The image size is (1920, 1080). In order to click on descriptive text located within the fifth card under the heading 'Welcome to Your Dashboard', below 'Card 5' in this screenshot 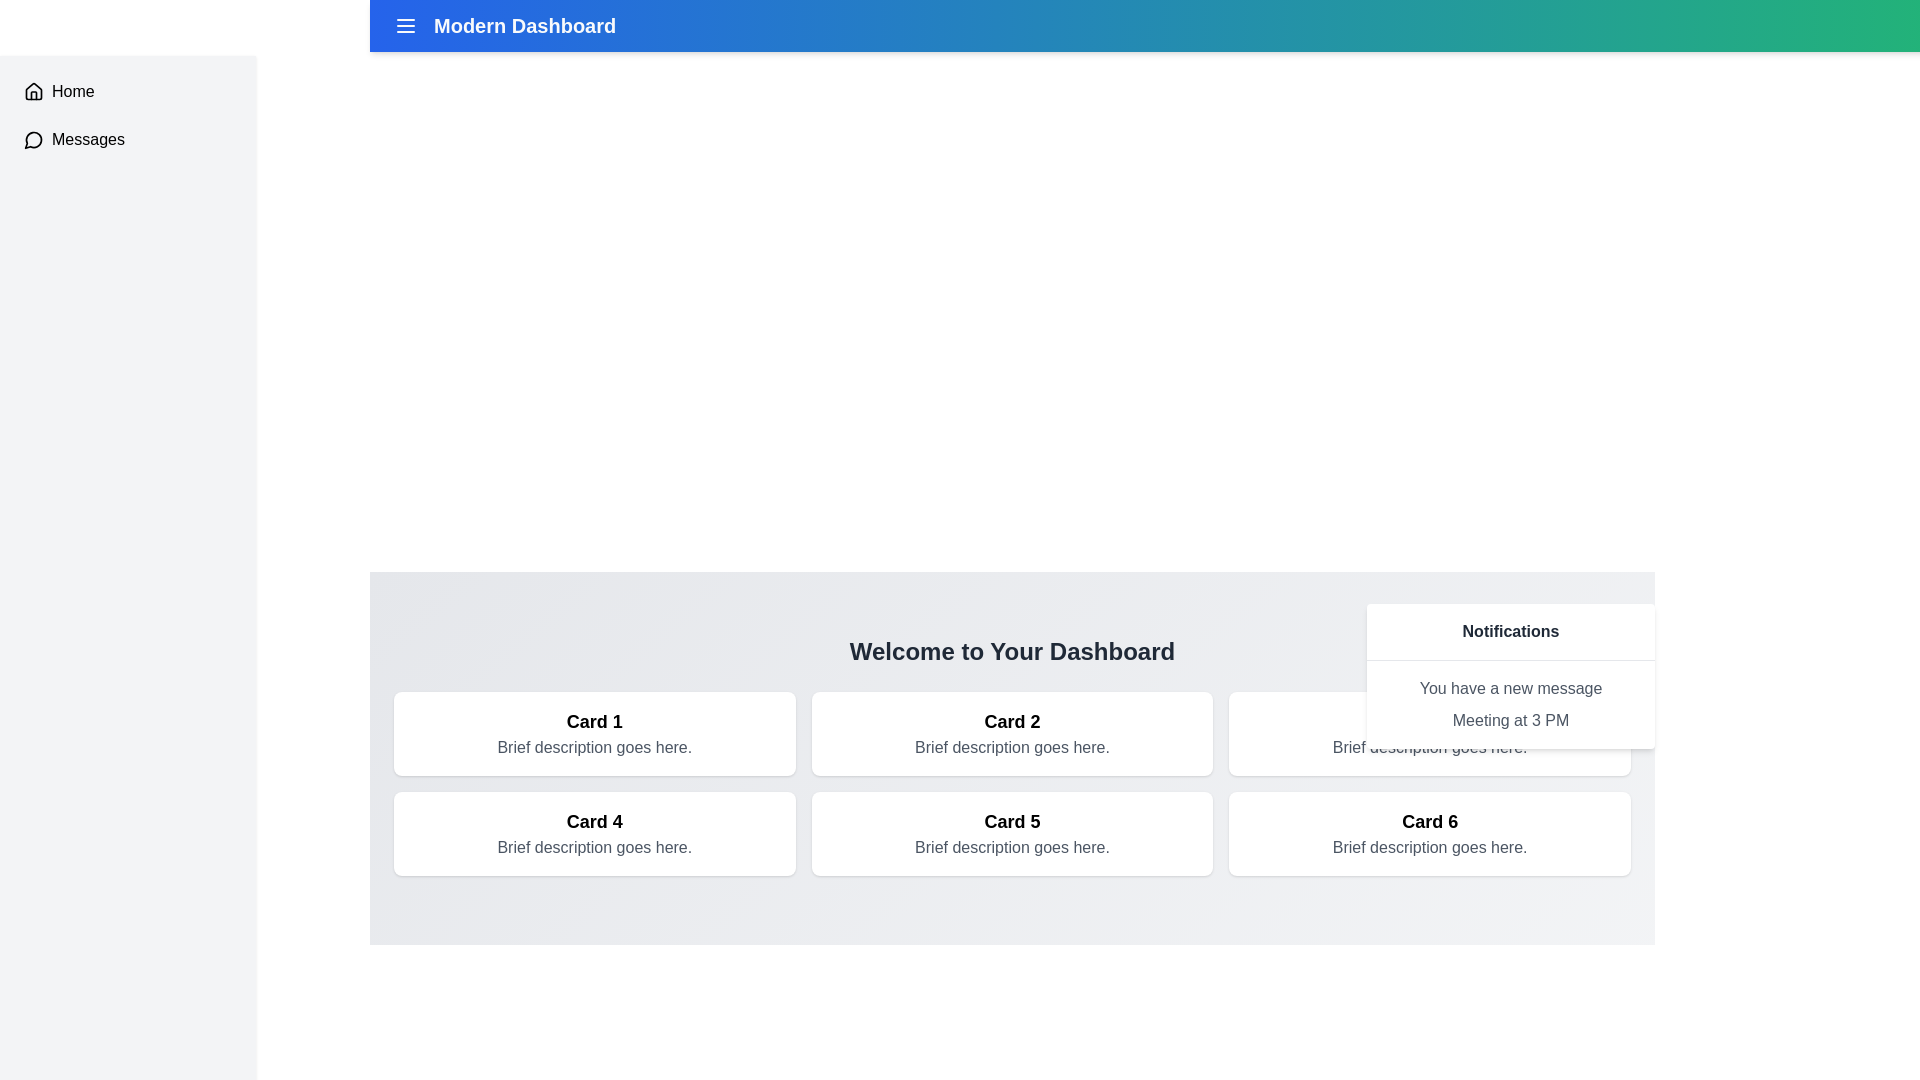, I will do `click(1012, 848)`.